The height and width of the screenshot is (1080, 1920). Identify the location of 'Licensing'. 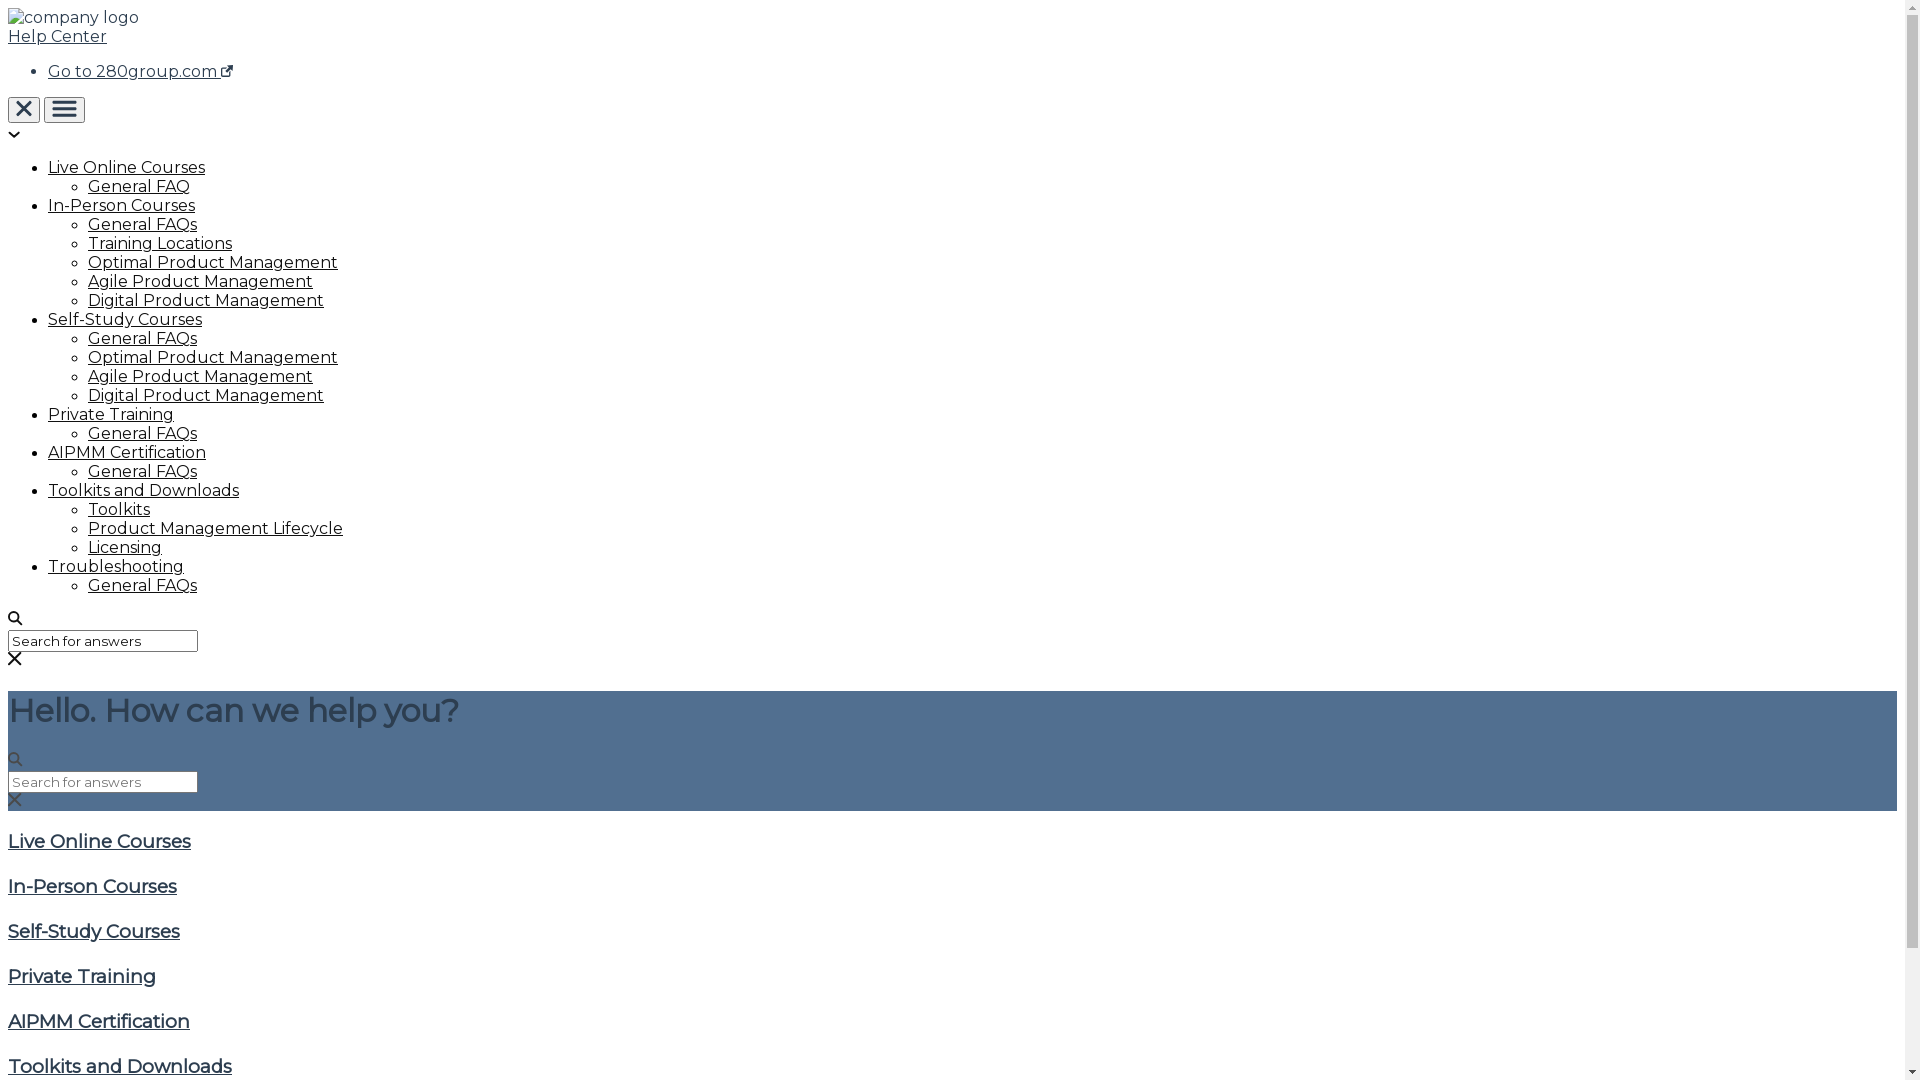
(123, 547).